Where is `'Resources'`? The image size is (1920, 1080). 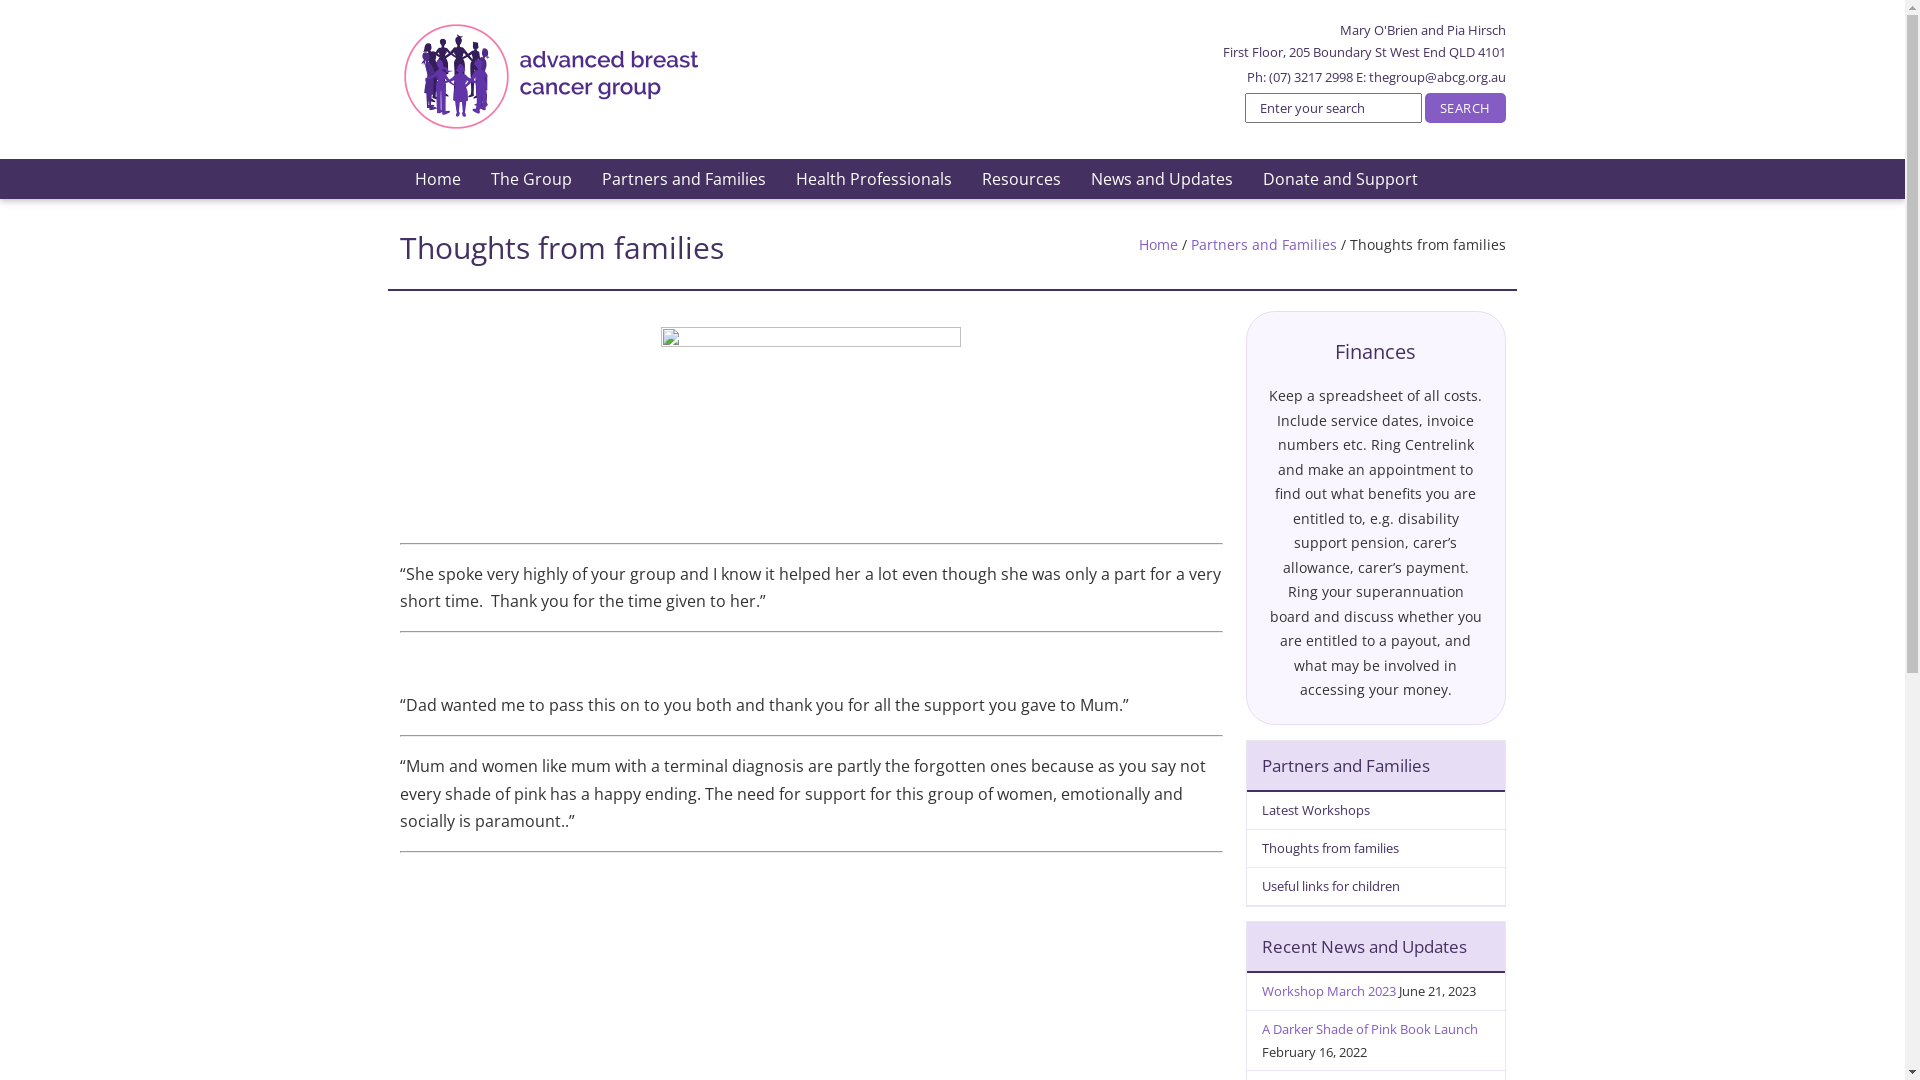 'Resources' is located at coordinates (1020, 177).